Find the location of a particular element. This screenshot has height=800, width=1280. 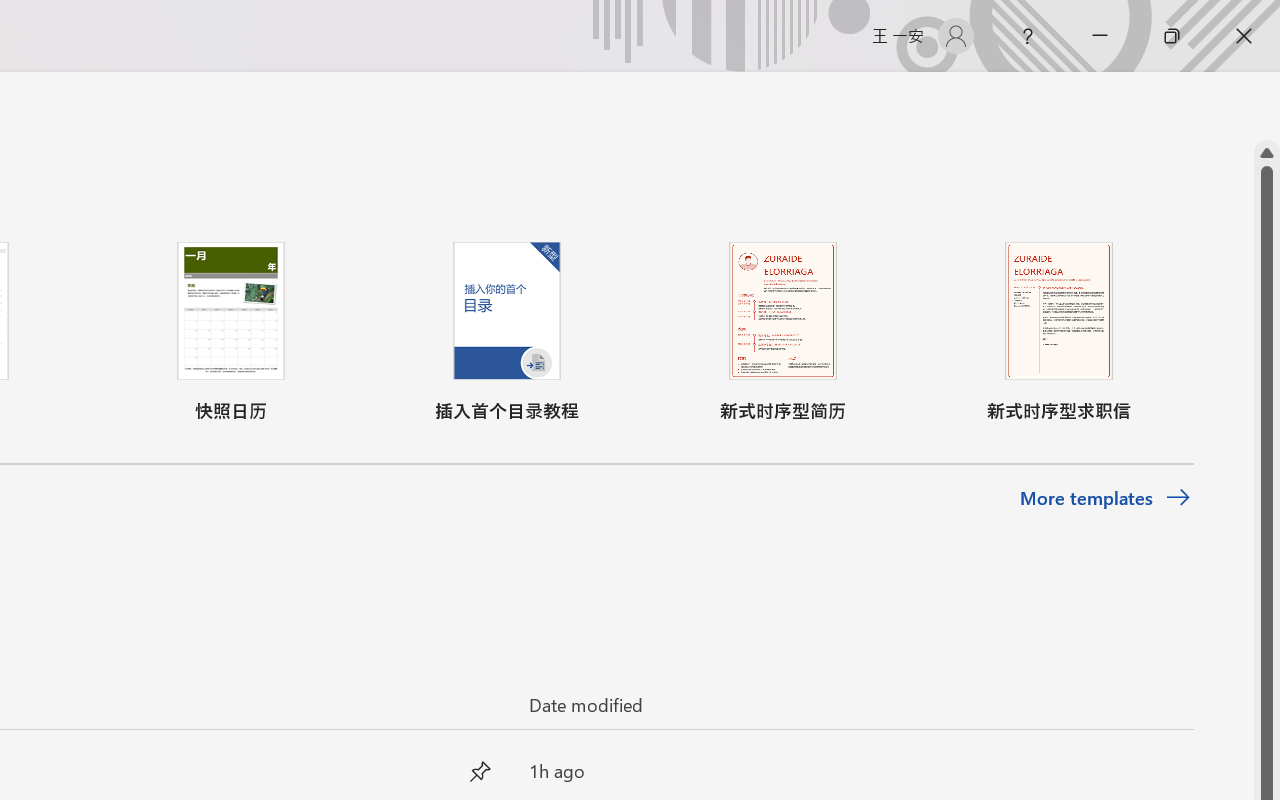

'More templates' is located at coordinates (1104, 498).